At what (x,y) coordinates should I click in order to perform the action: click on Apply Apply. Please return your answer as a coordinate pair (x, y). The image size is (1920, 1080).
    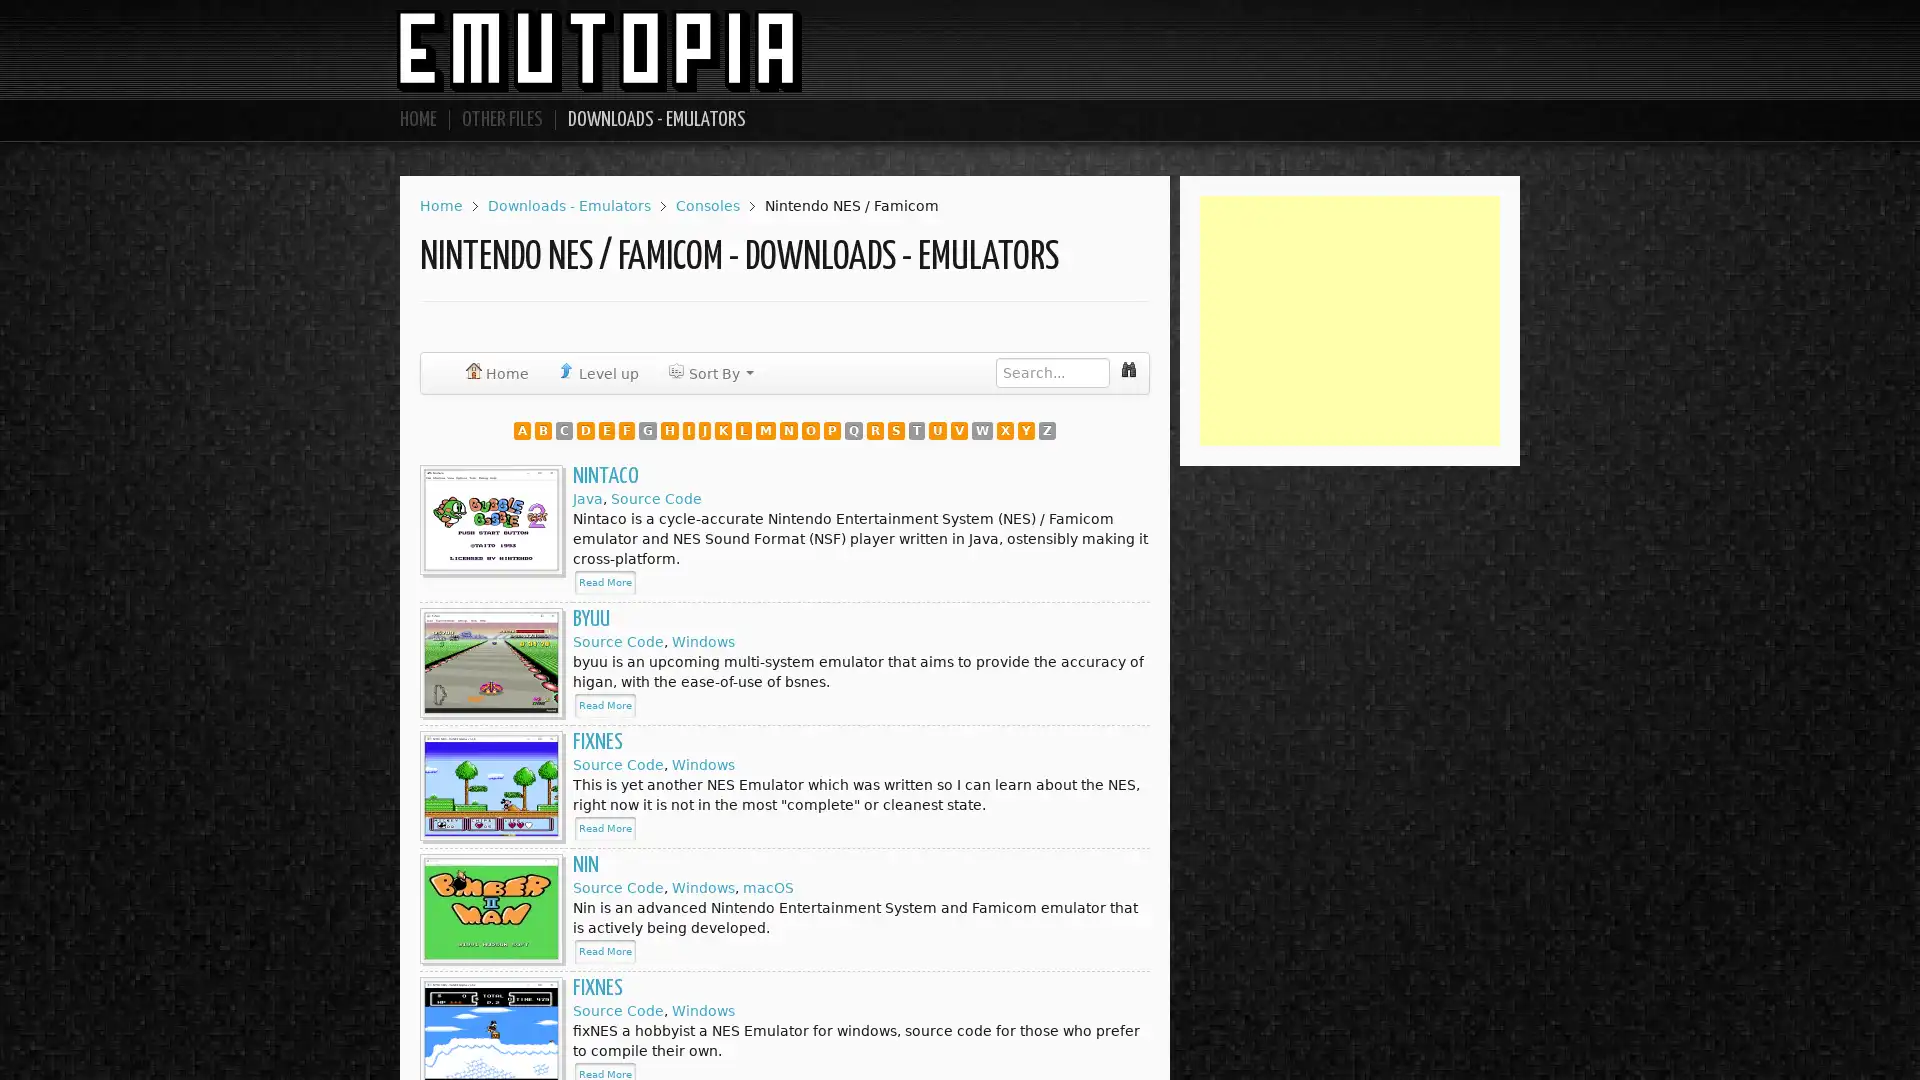
    Looking at the image, I should click on (1030, 430).